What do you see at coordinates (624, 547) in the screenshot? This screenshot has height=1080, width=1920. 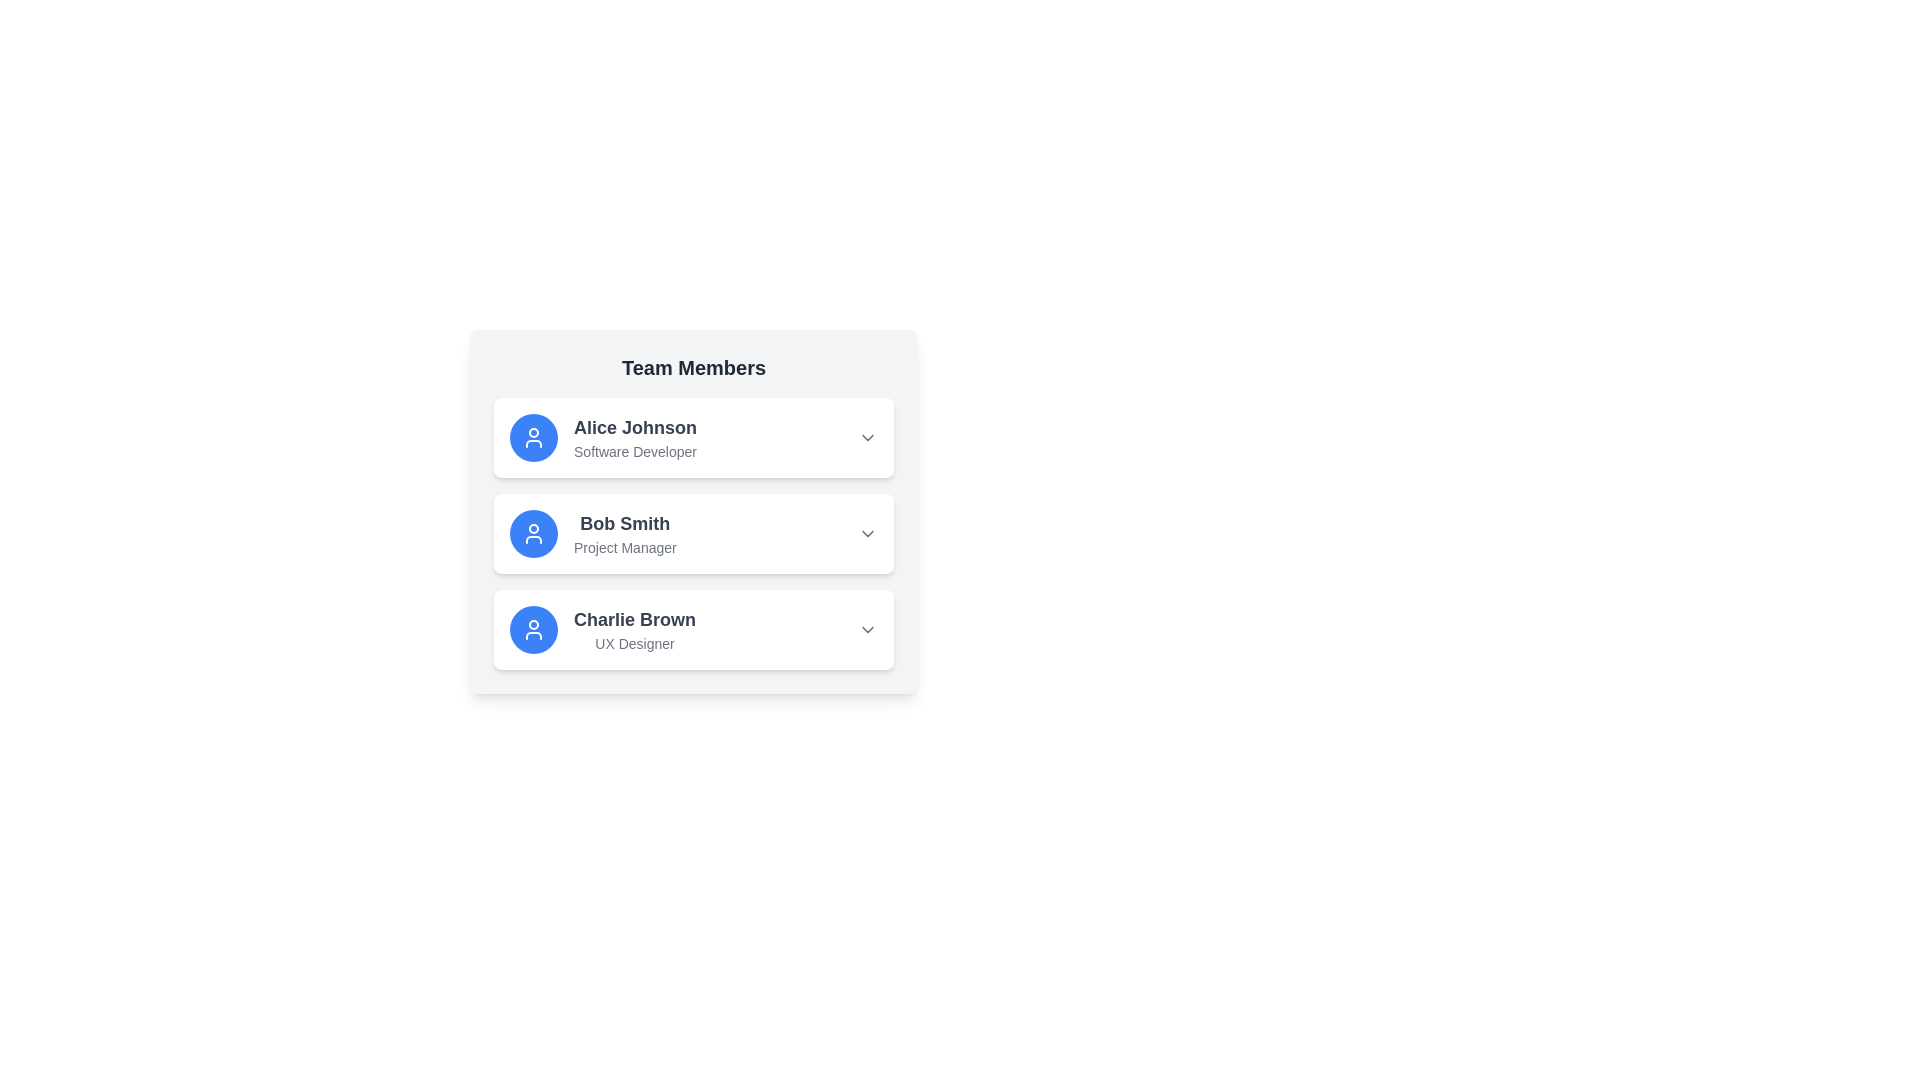 I see `the text label describing the role or position of 'Bob Smith' in the team structure, located in the second row of the 'Team Members' list, below 'Bob Smith' and to the right of an icon` at bounding box center [624, 547].